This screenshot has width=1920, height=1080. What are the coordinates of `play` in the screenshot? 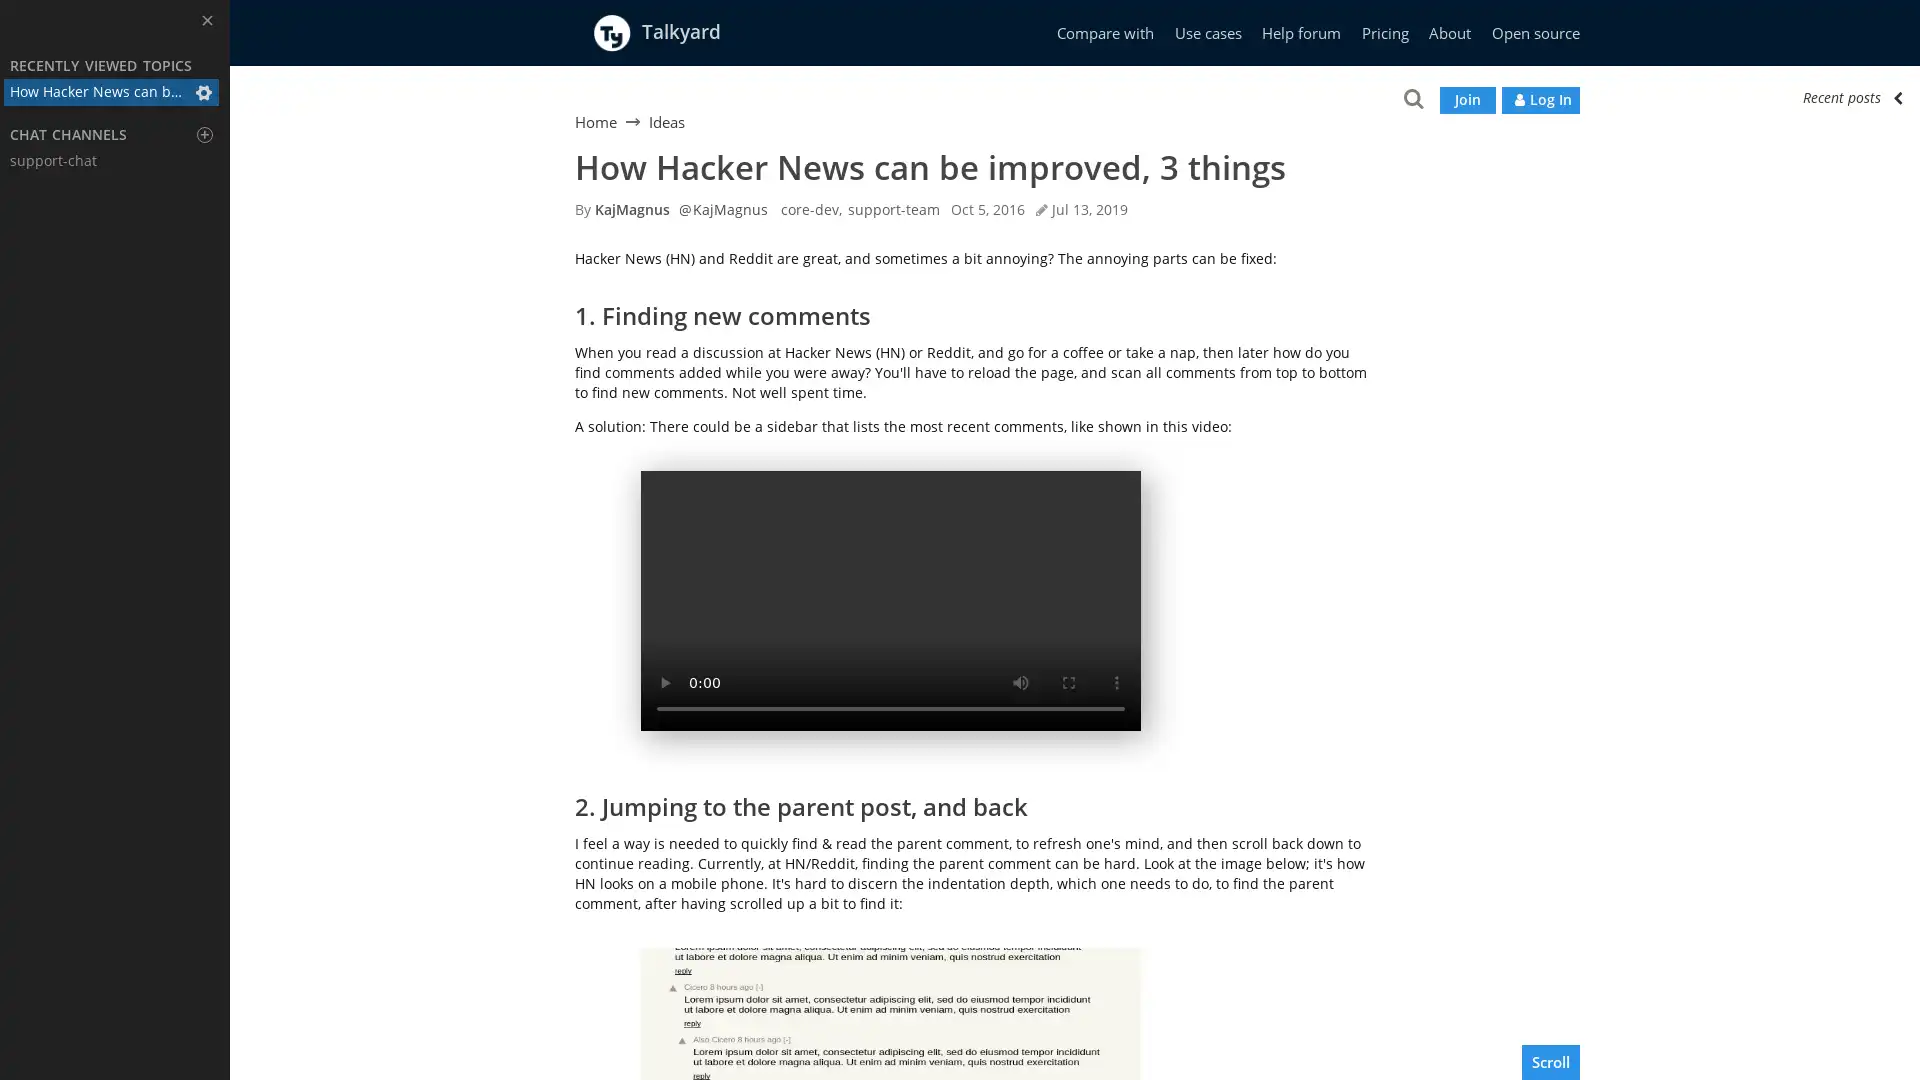 It's located at (665, 681).